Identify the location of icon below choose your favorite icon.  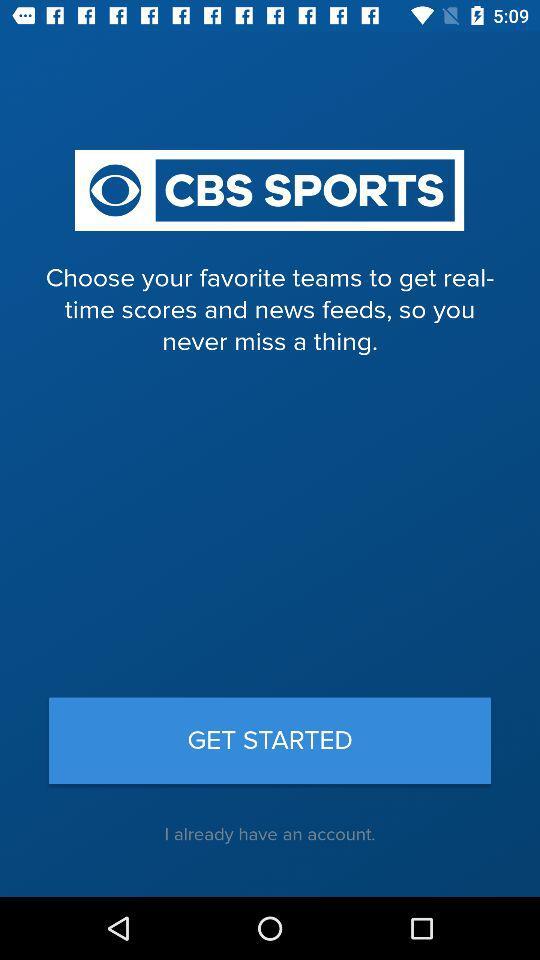
(270, 739).